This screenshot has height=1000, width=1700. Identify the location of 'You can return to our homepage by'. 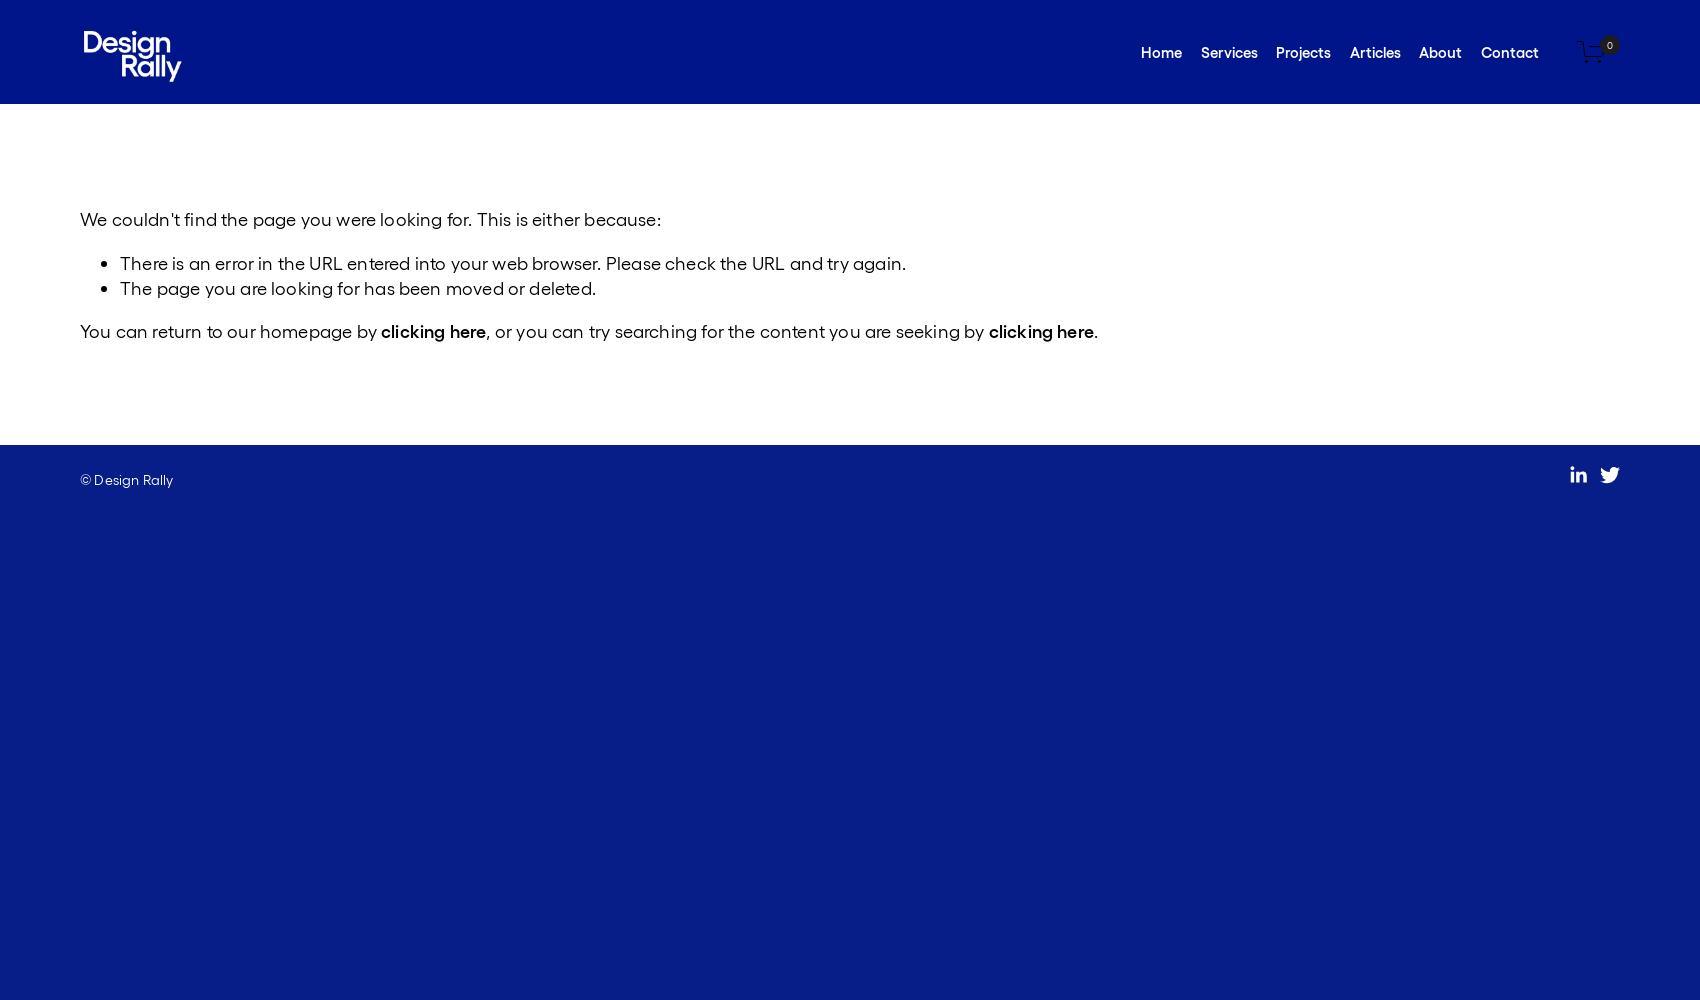
(230, 328).